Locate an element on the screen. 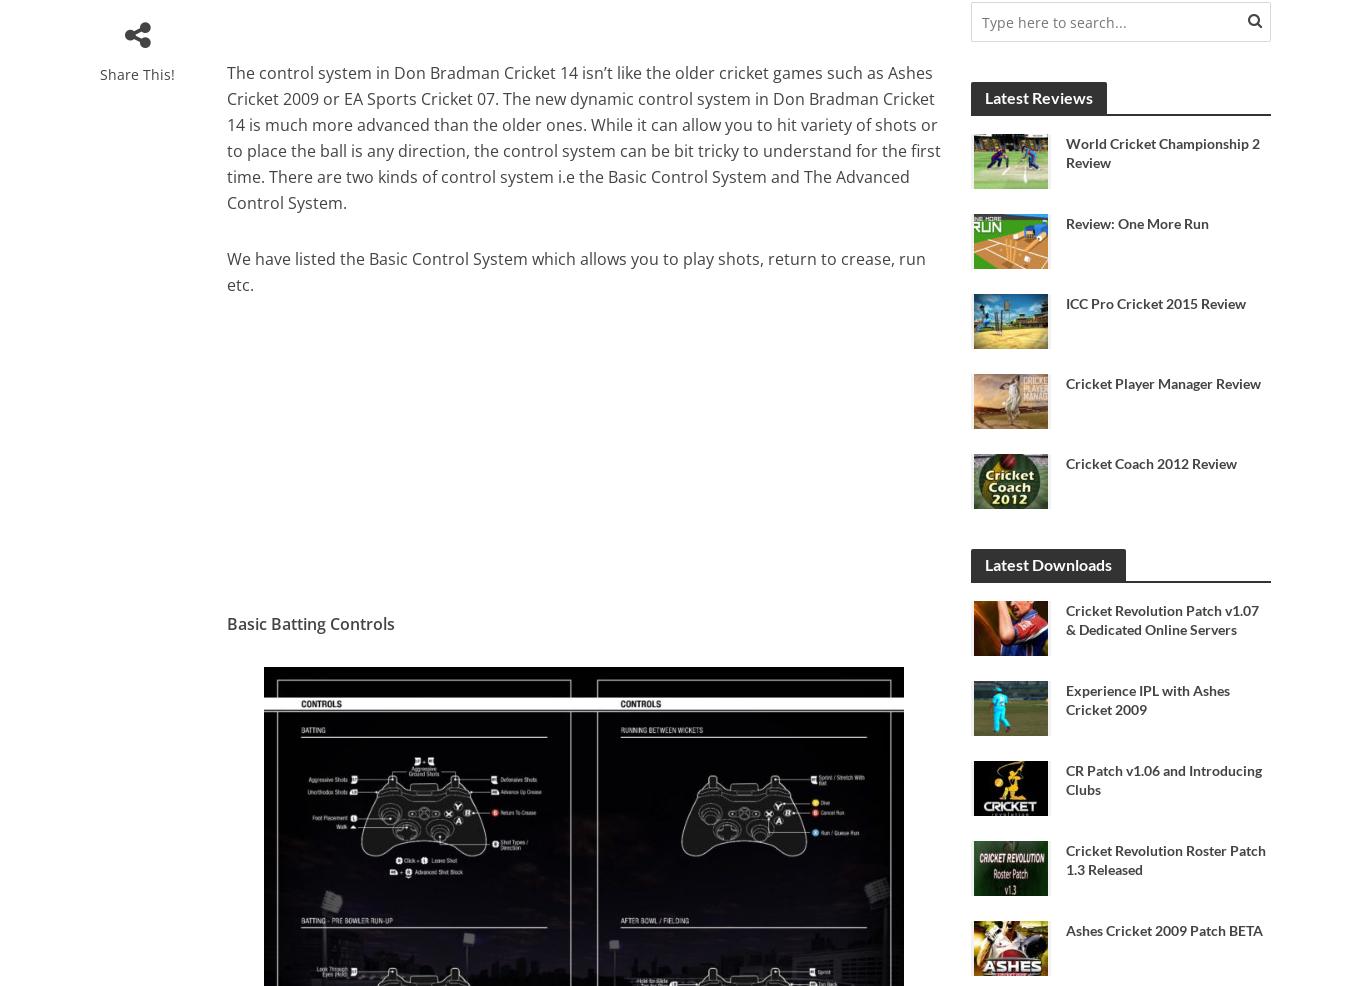 The width and height of the screenshot is (1350, 986). 'Latest Downloads' is located at coordinates (1048, 563).